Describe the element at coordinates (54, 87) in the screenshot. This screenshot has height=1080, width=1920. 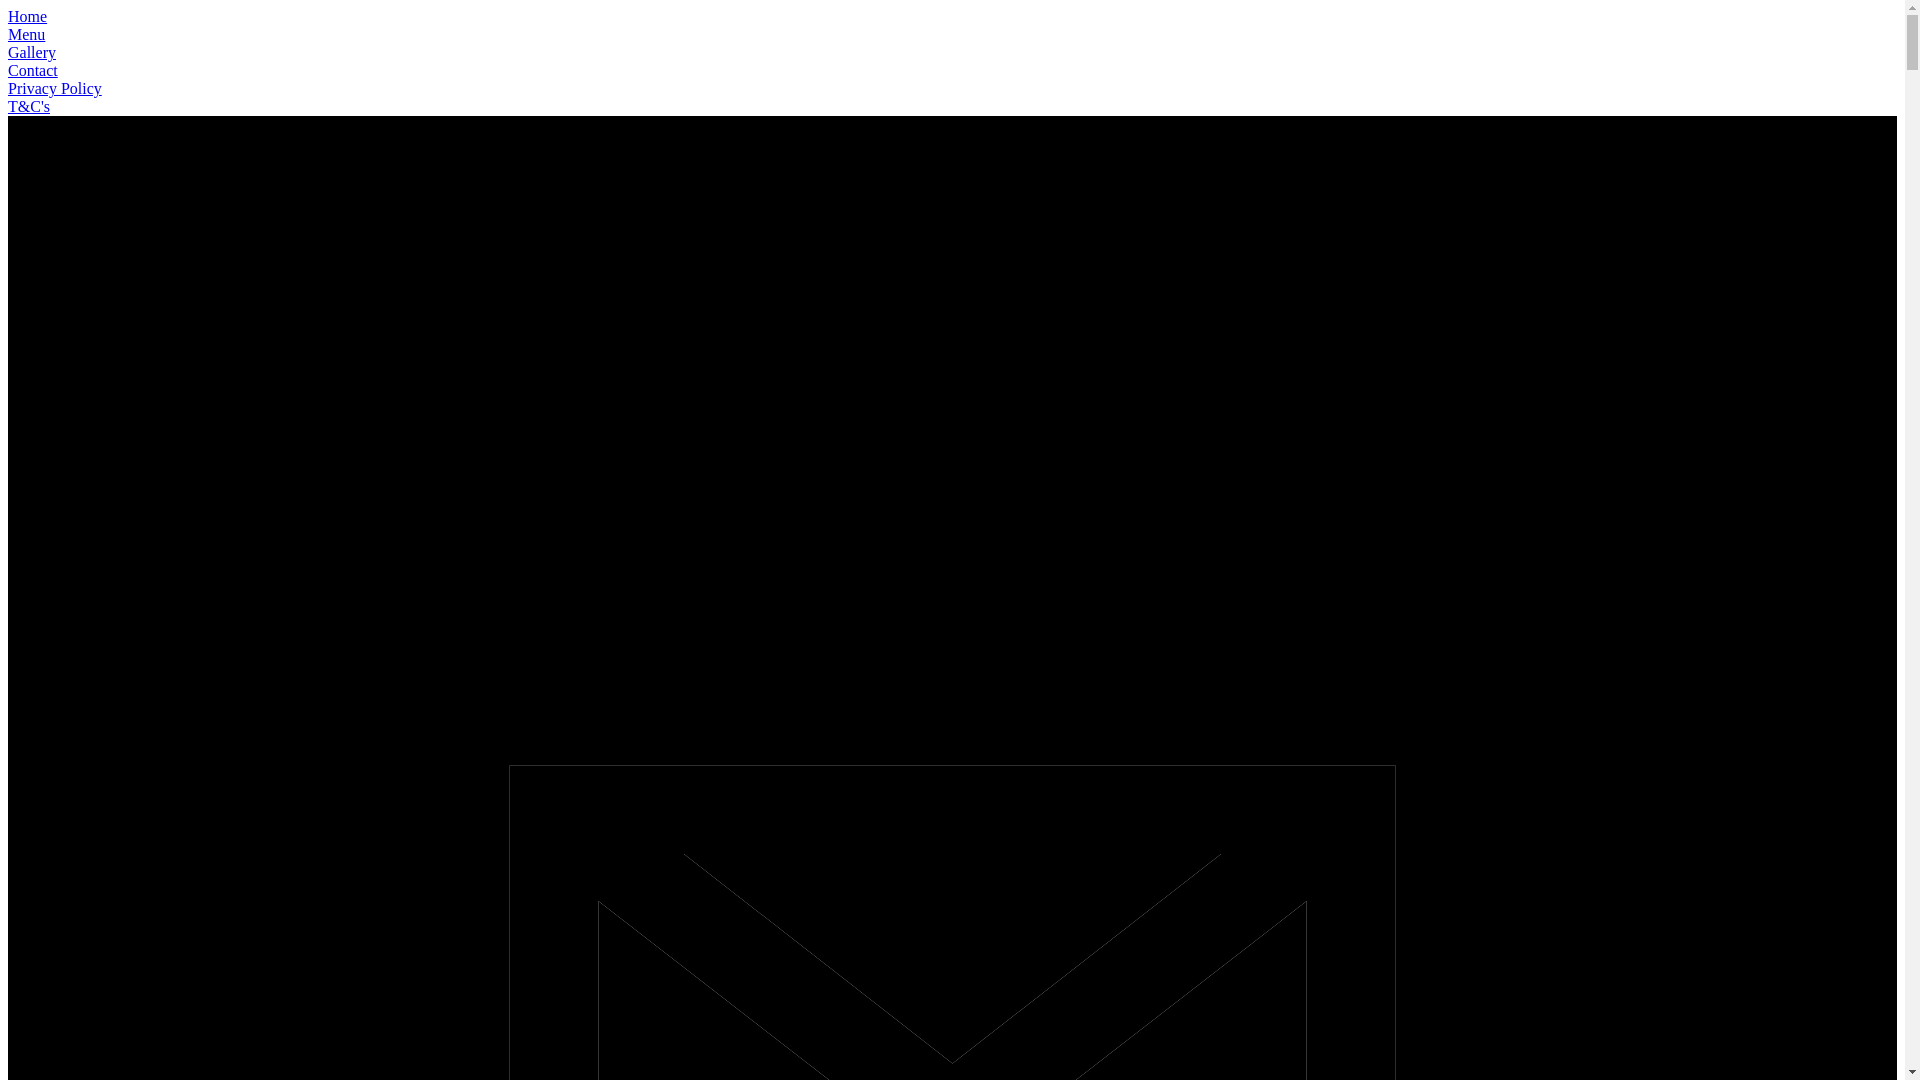
I see `'Privacy Policy'` at that location.